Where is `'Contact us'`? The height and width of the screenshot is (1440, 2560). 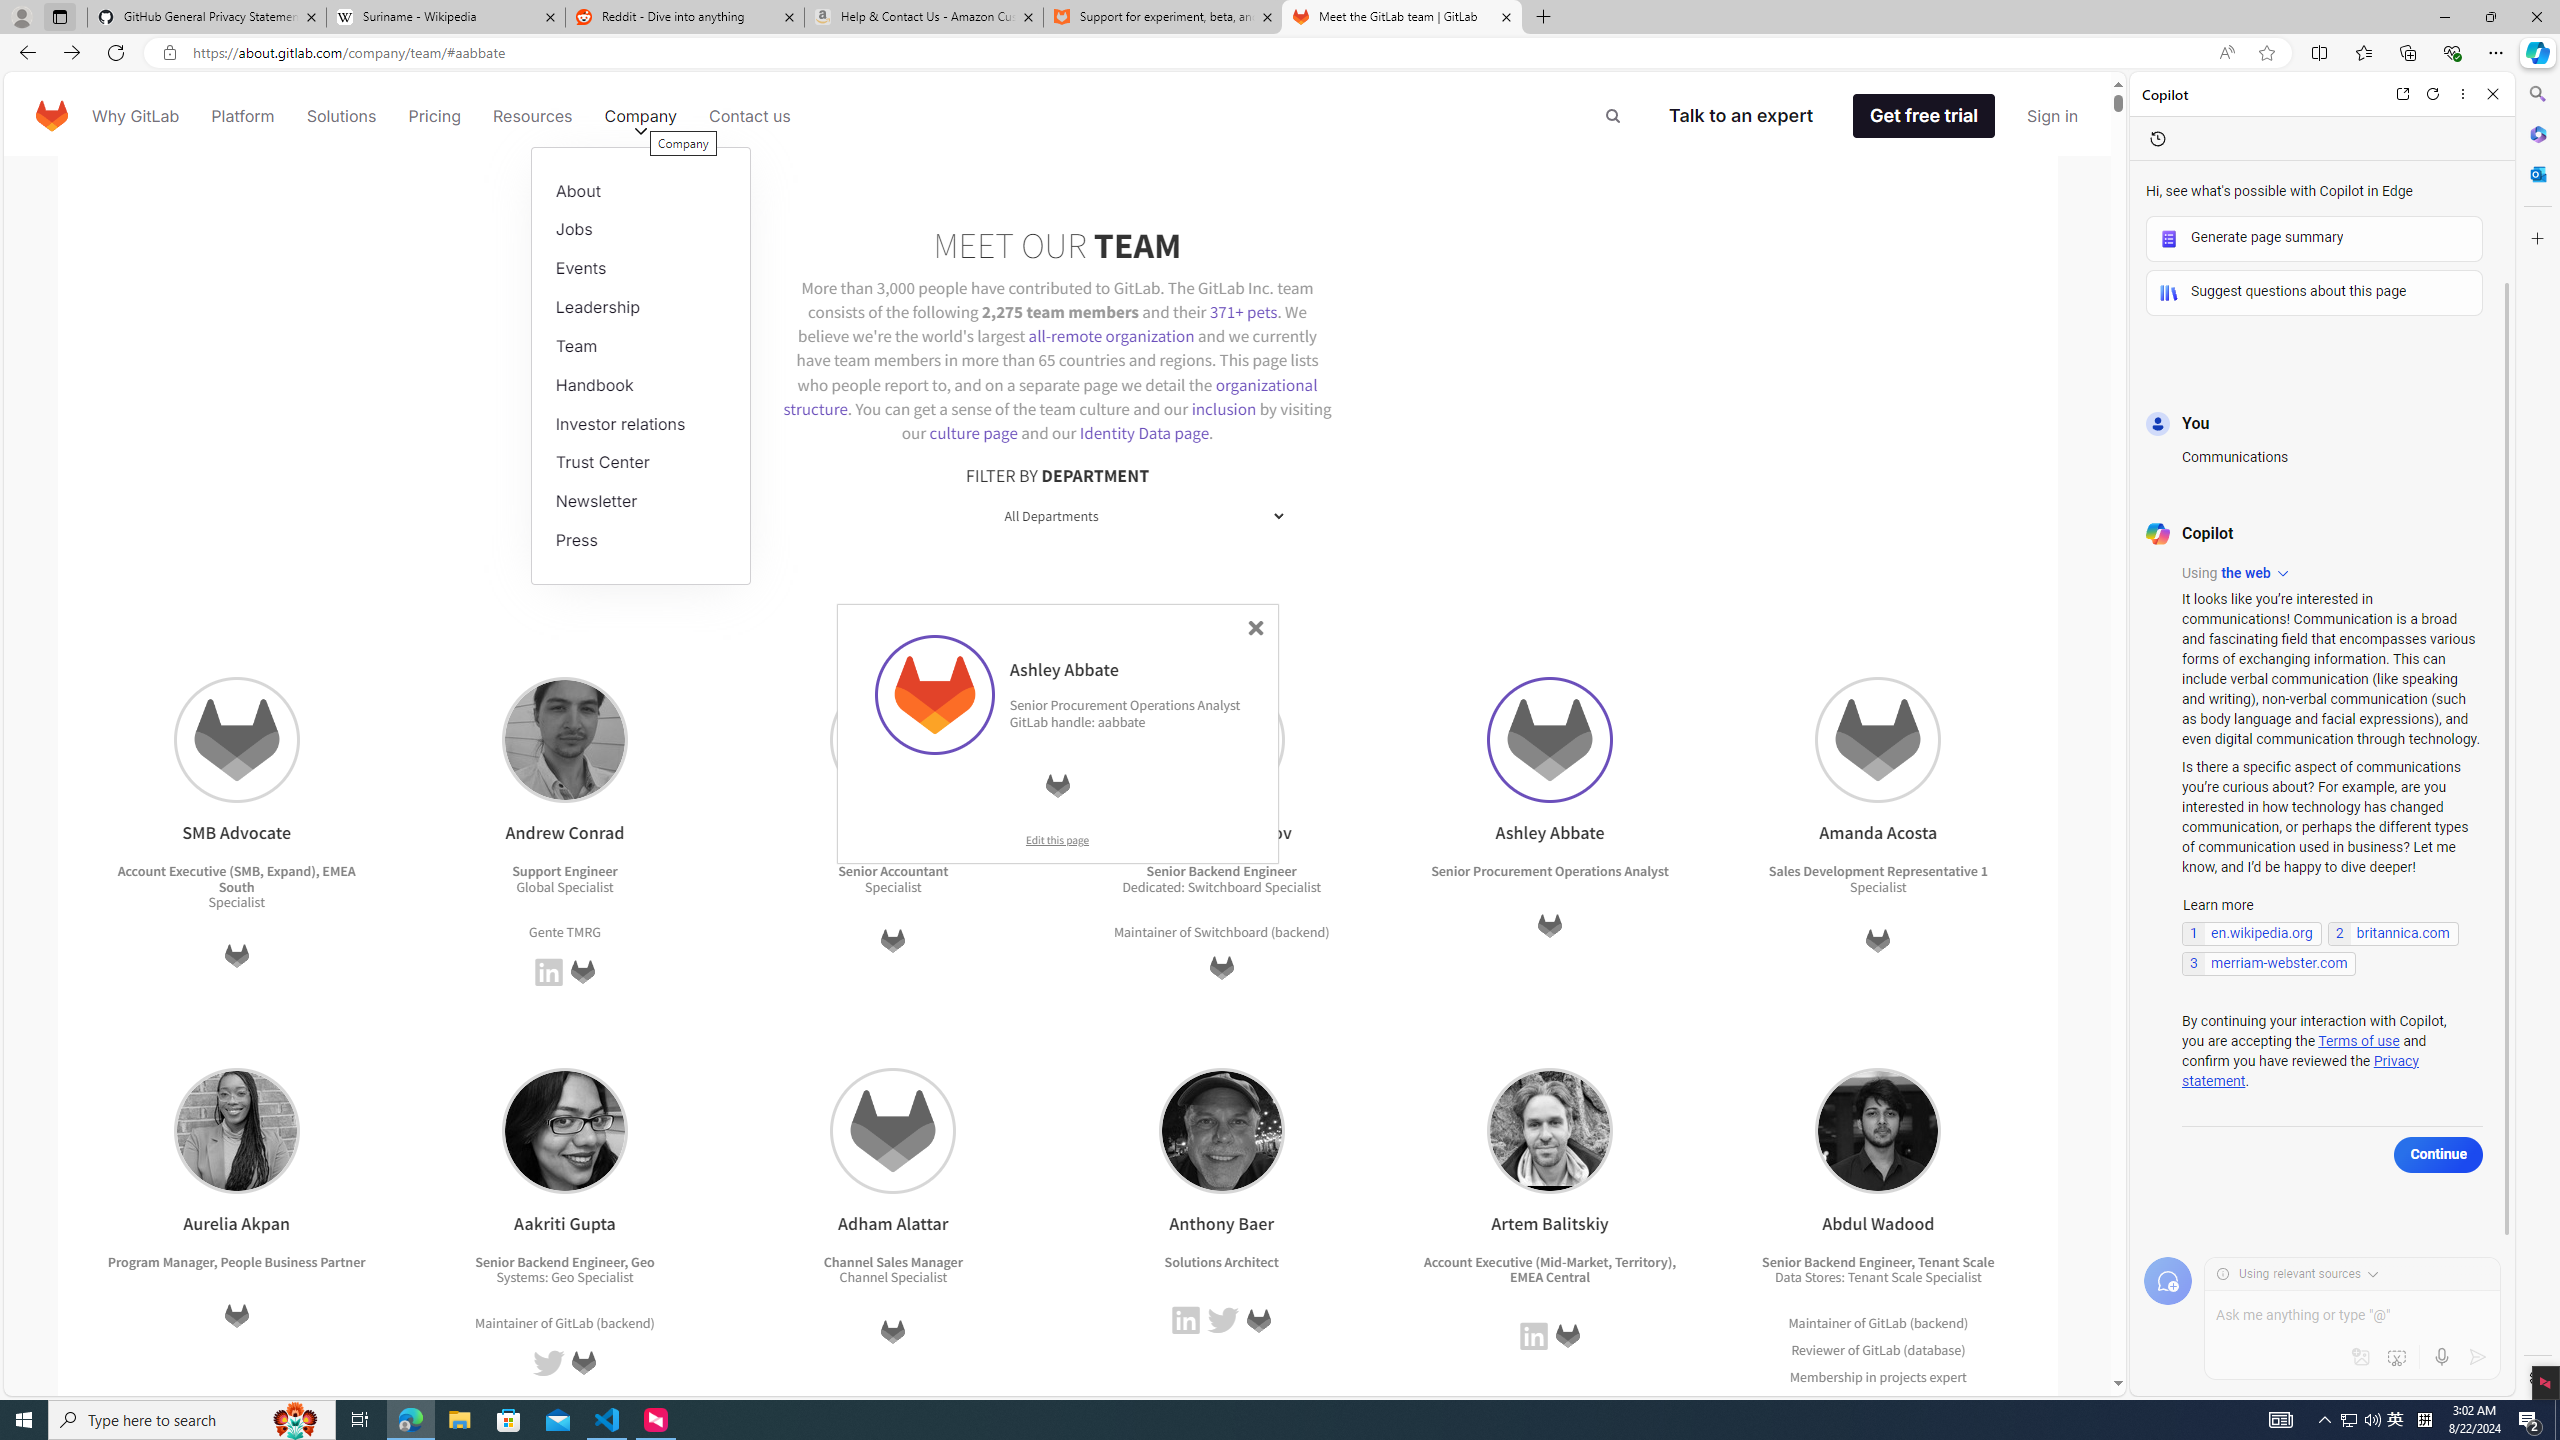 'Contact us' is located at coordinates (750, 114).